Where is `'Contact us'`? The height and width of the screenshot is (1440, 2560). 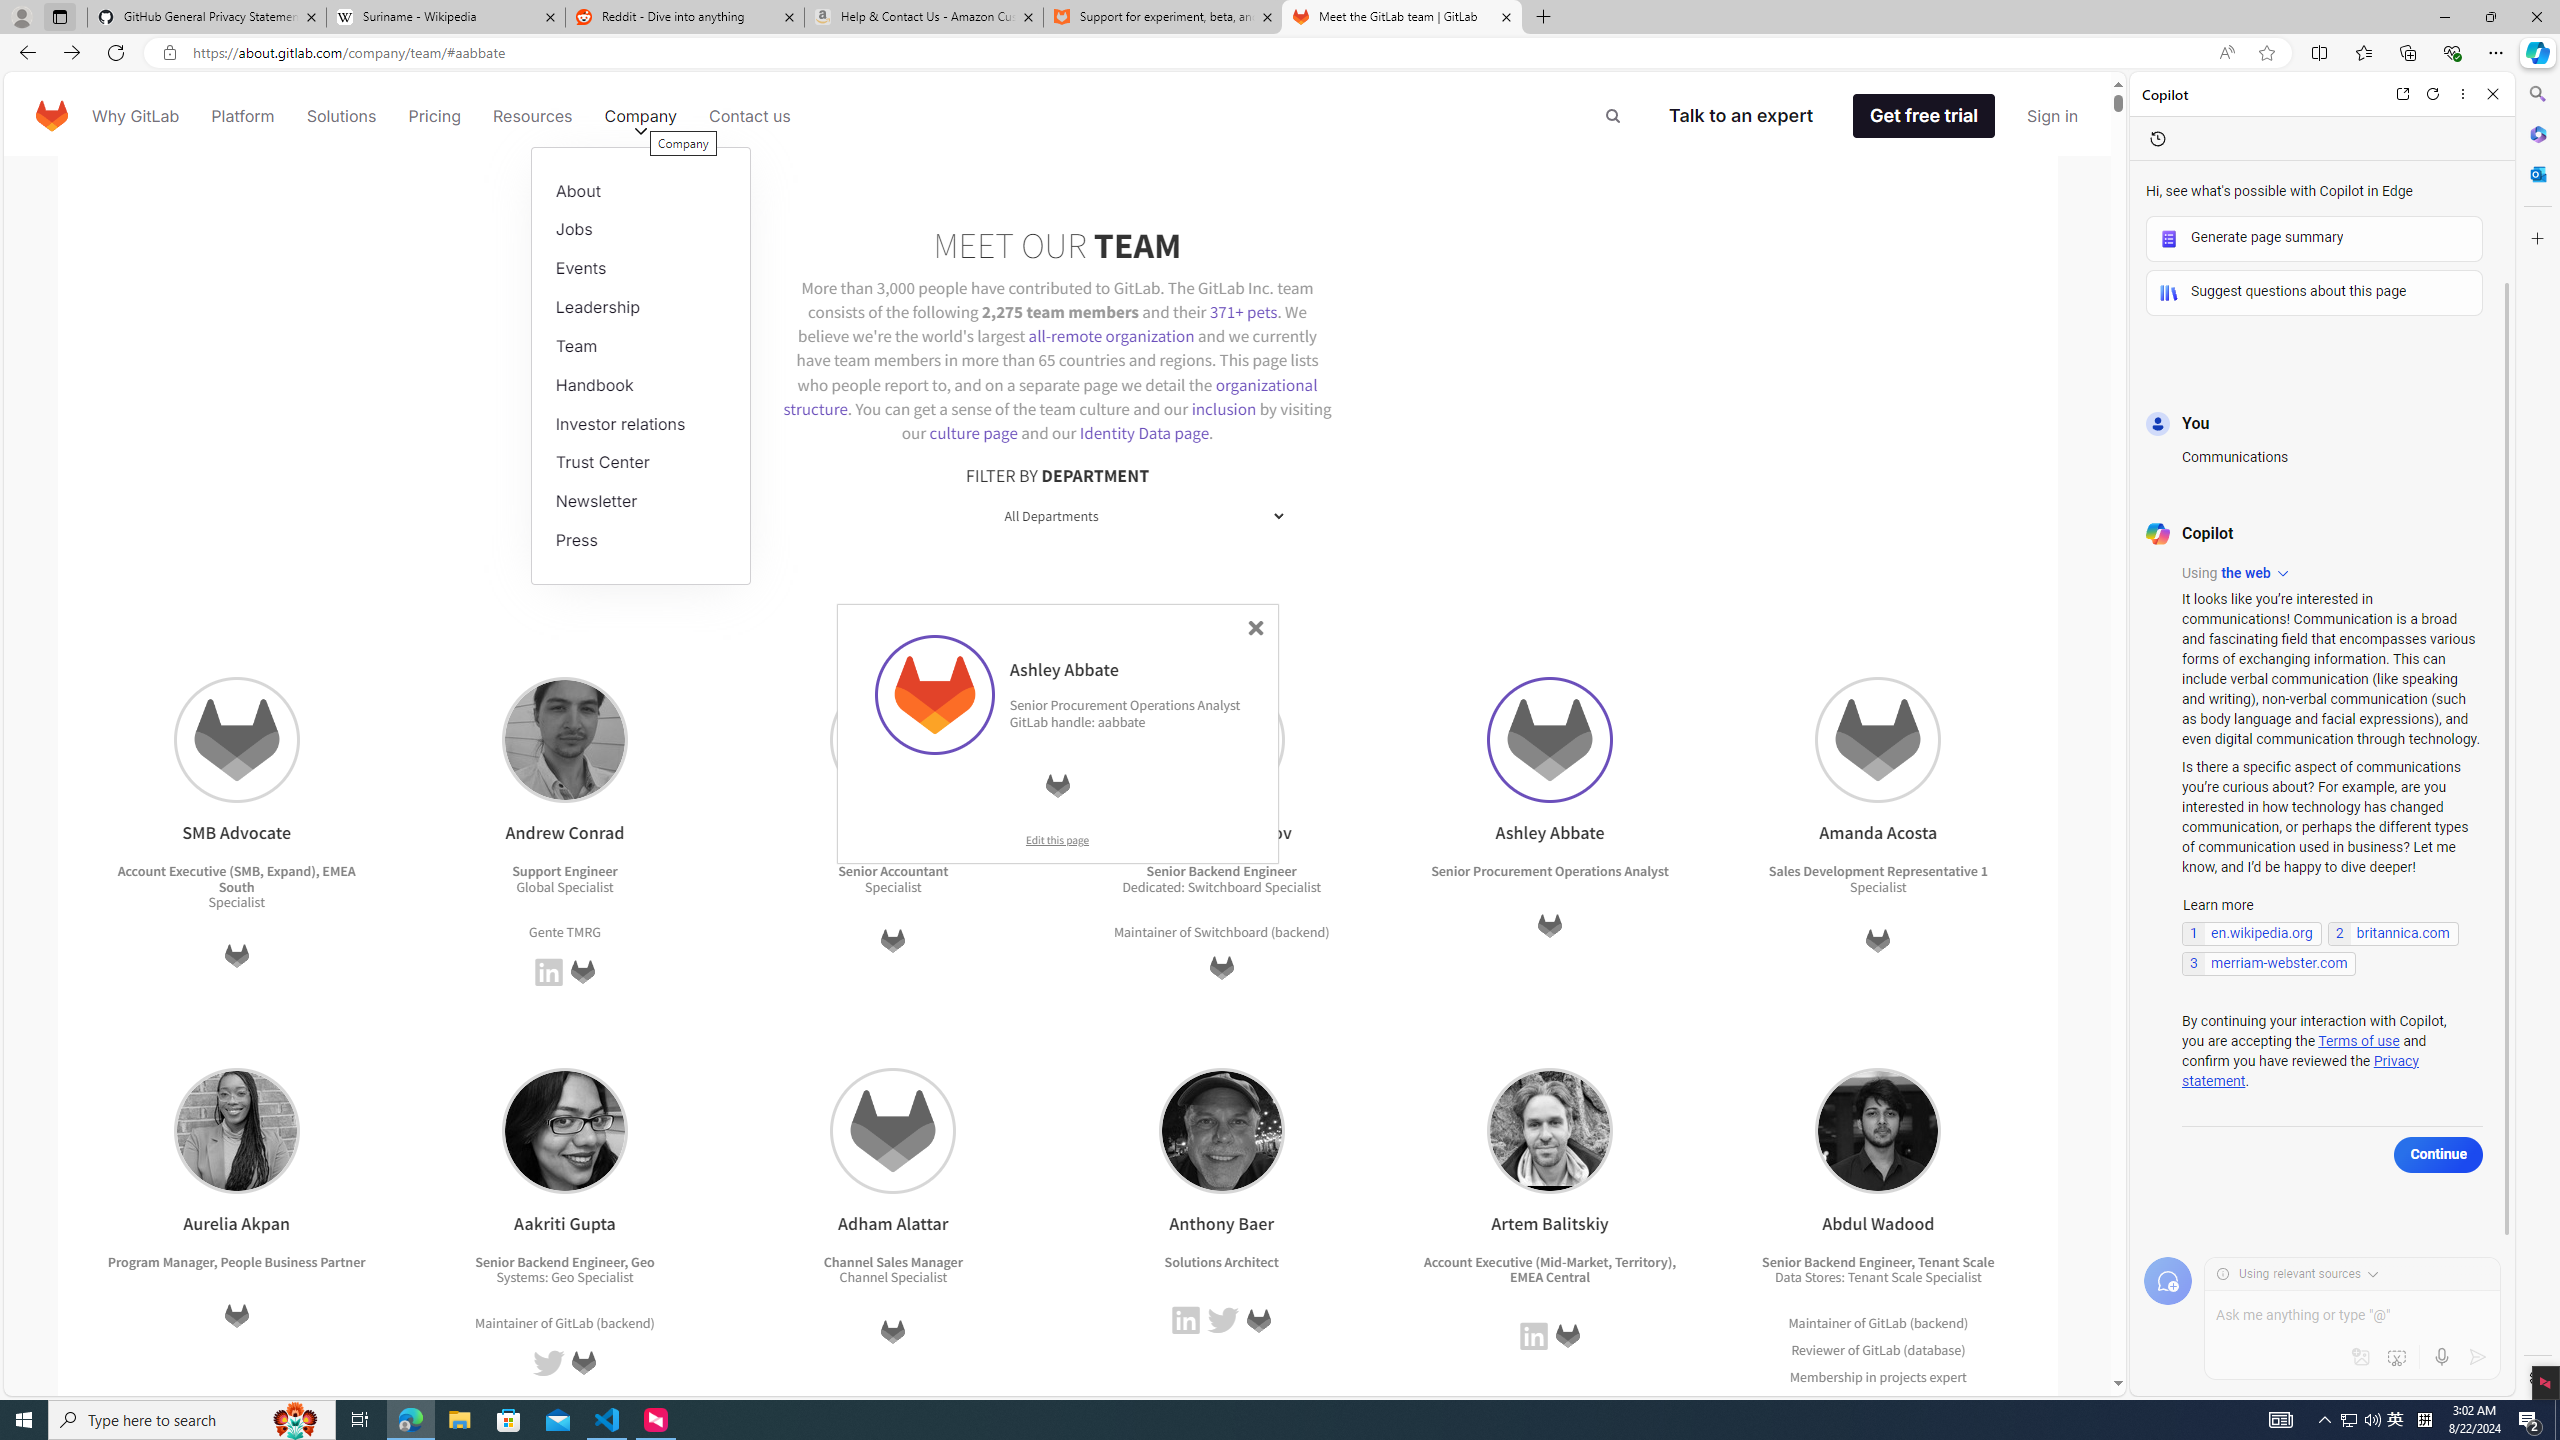 'Contact us' is located at coordinates (750, 114).